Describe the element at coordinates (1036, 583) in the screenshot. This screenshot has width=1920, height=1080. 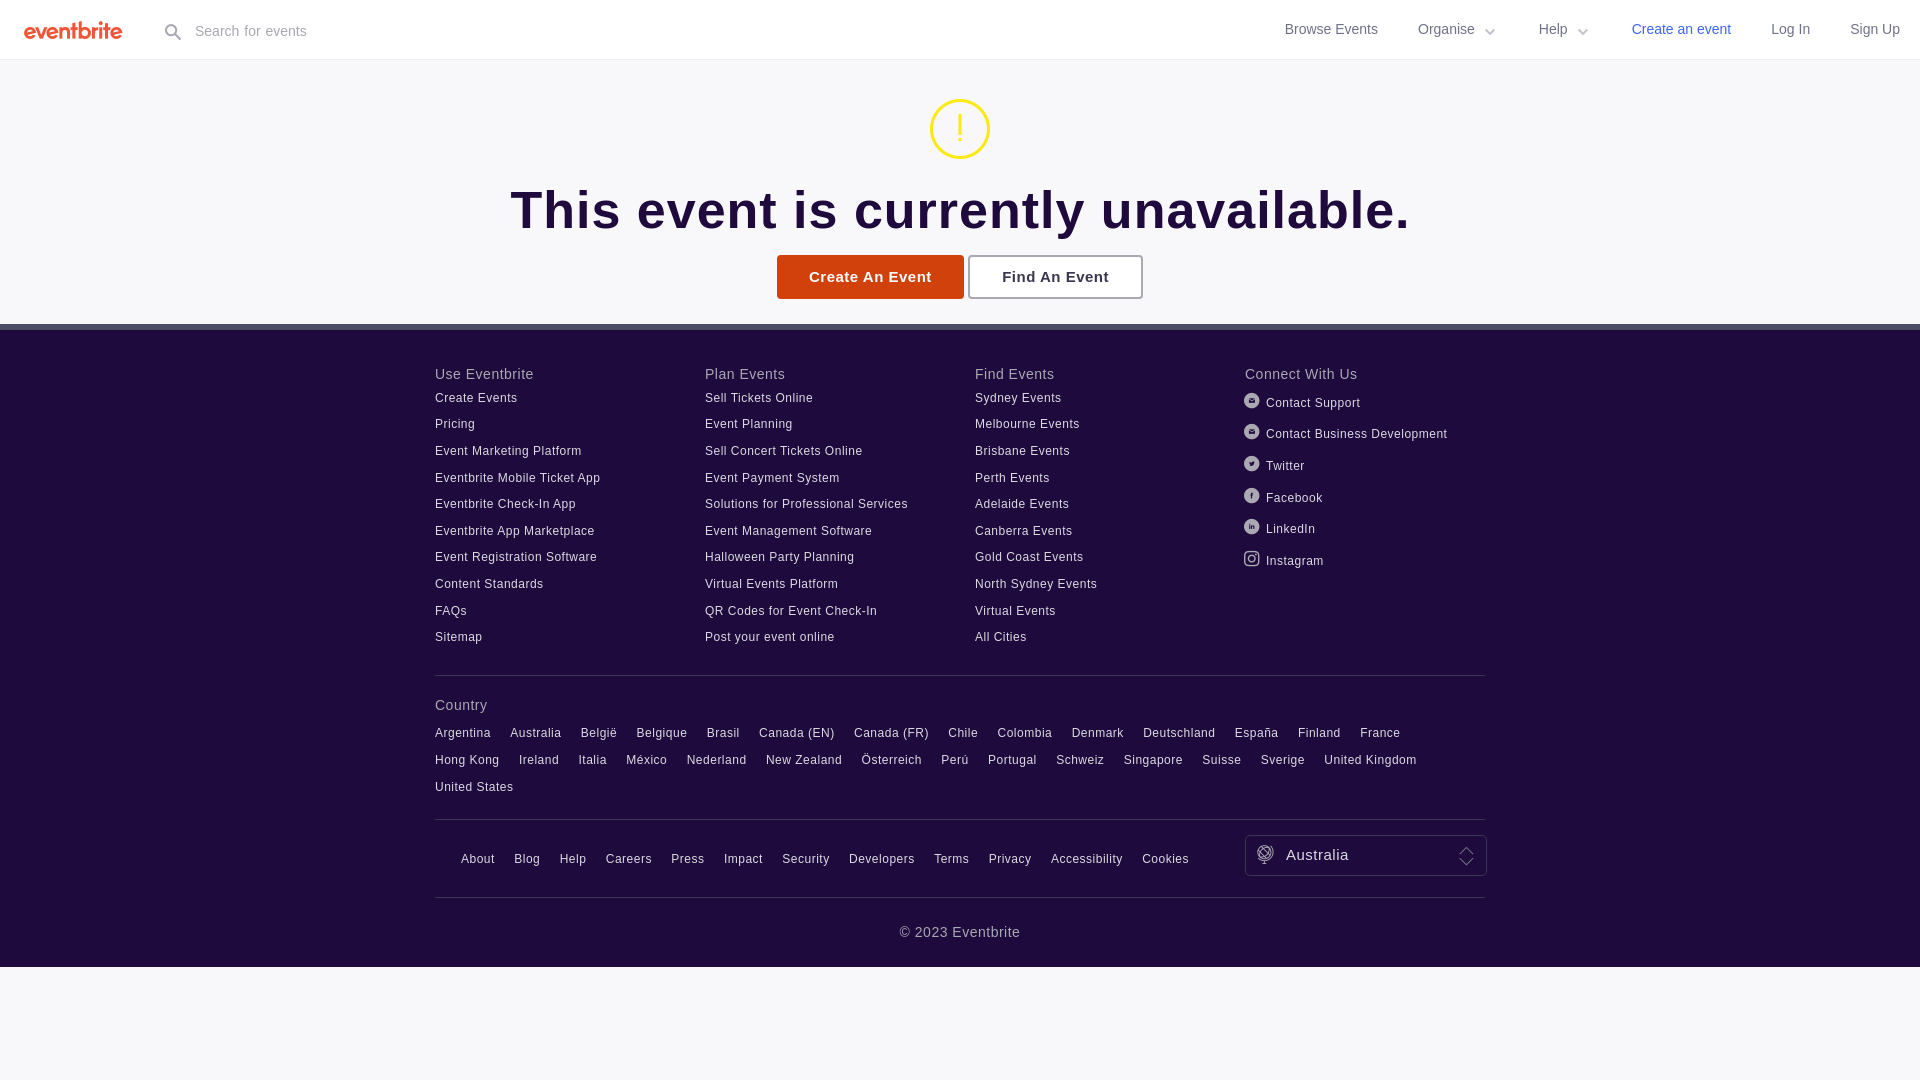
I see `'North Sydney Events'` at that location.